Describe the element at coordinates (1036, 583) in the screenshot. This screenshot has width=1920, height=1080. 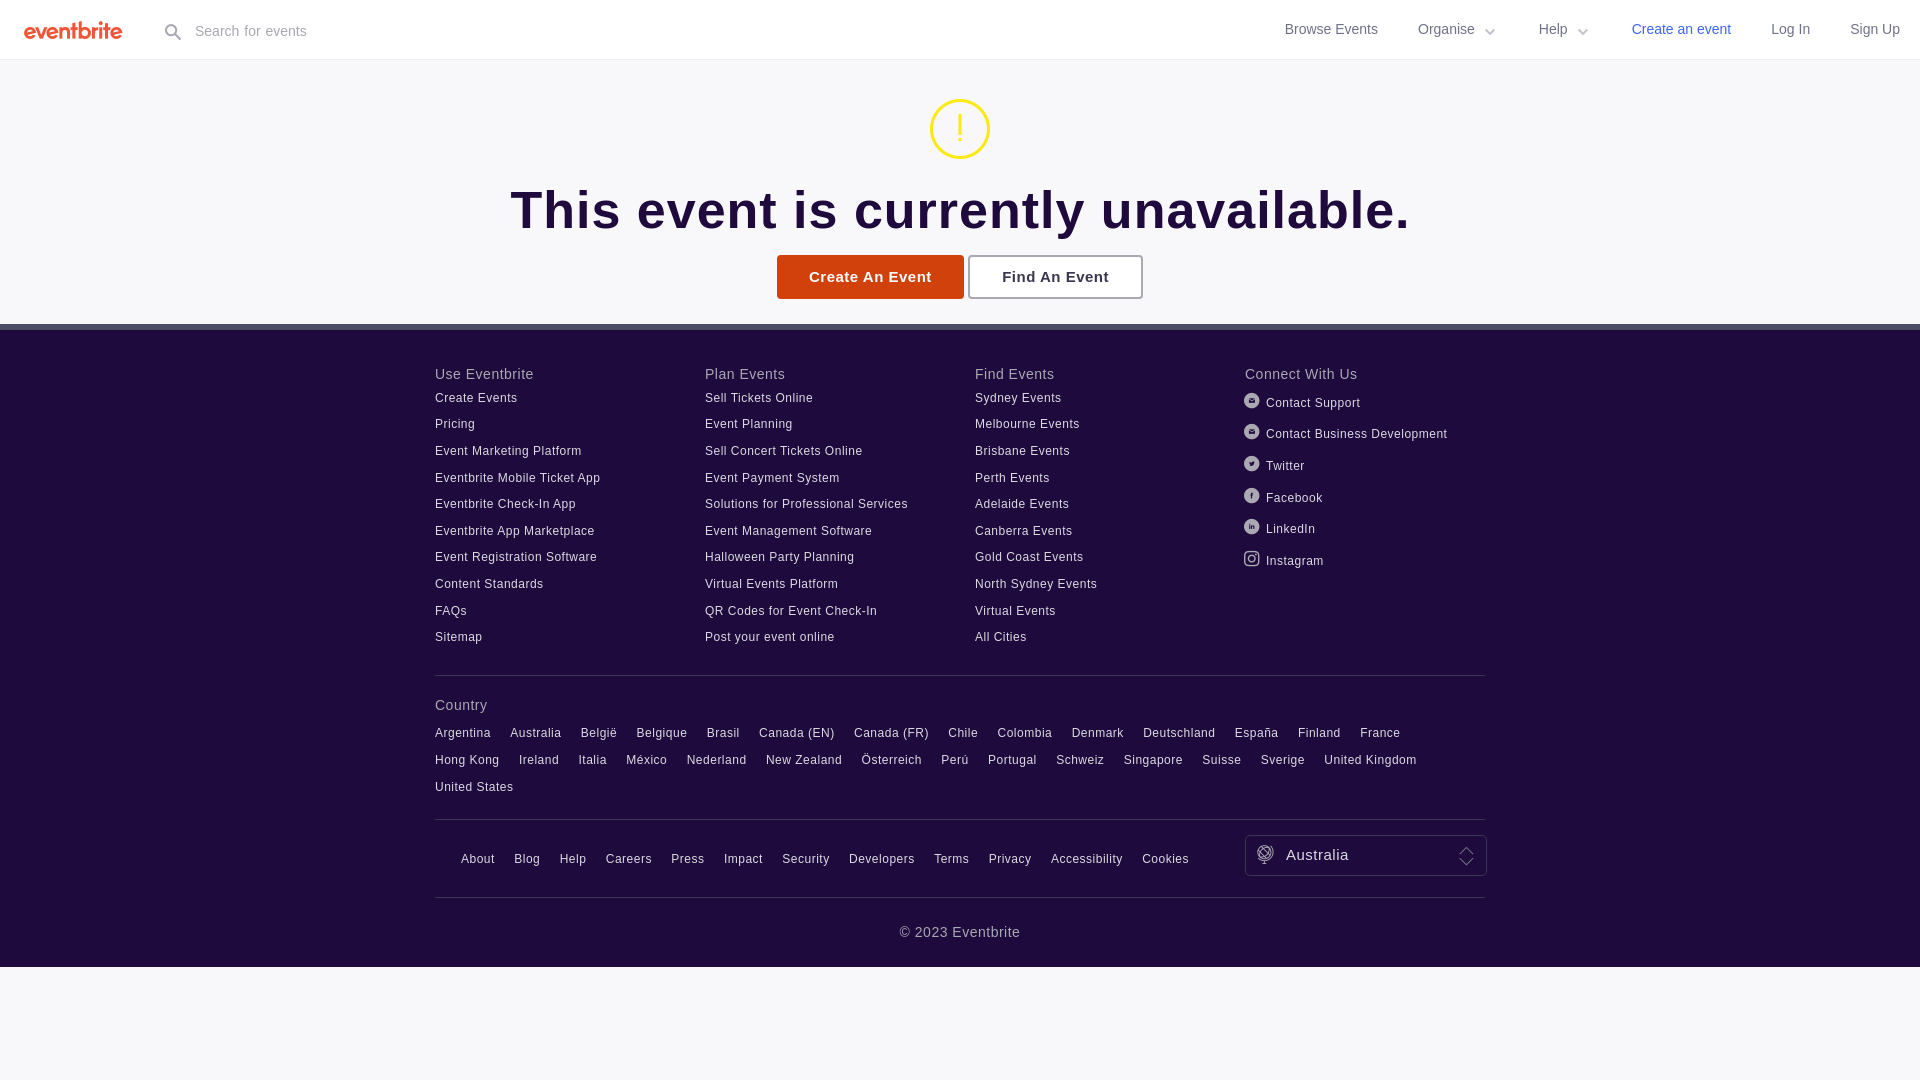
I see `'North Sydney Events'` at that location.